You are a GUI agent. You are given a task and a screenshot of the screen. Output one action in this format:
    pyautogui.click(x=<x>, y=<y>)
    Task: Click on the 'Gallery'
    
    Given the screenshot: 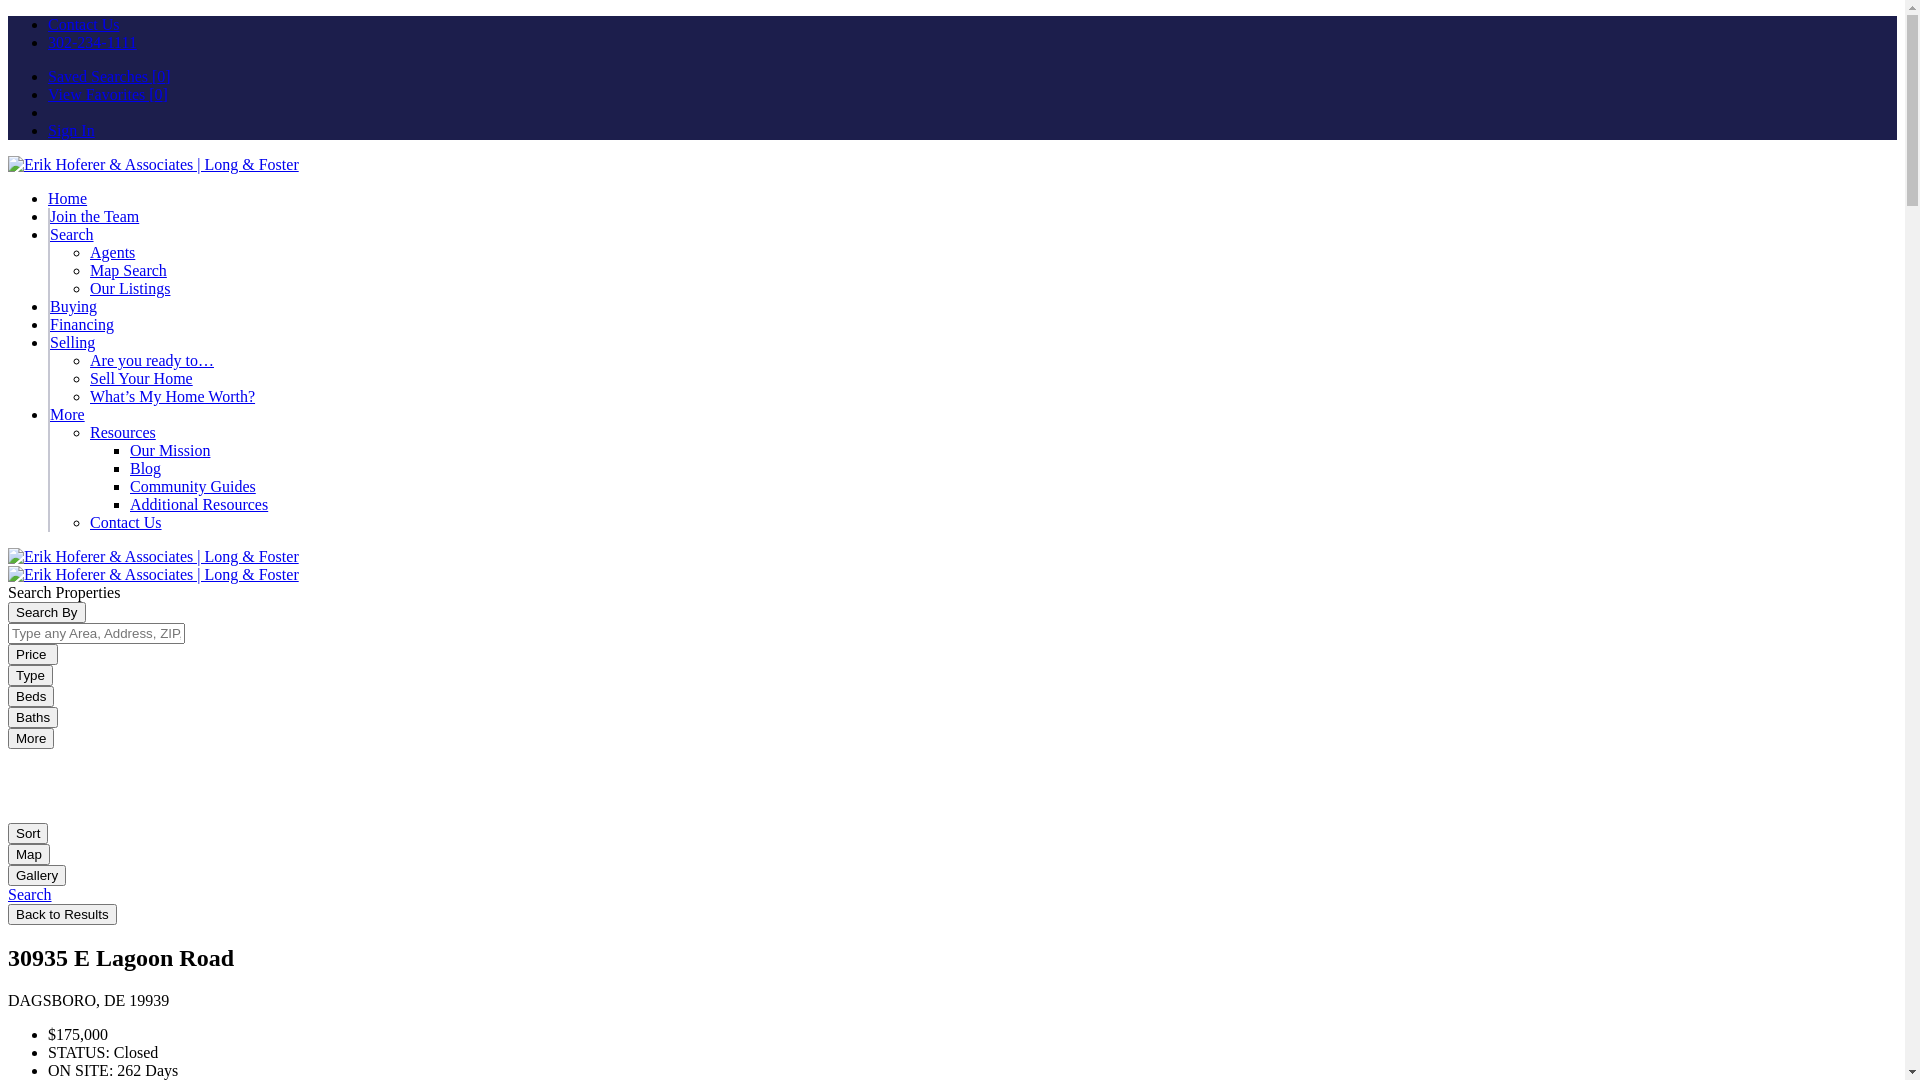 What is the action you would take?
    pyautogui.click(x=37, y=874)
    